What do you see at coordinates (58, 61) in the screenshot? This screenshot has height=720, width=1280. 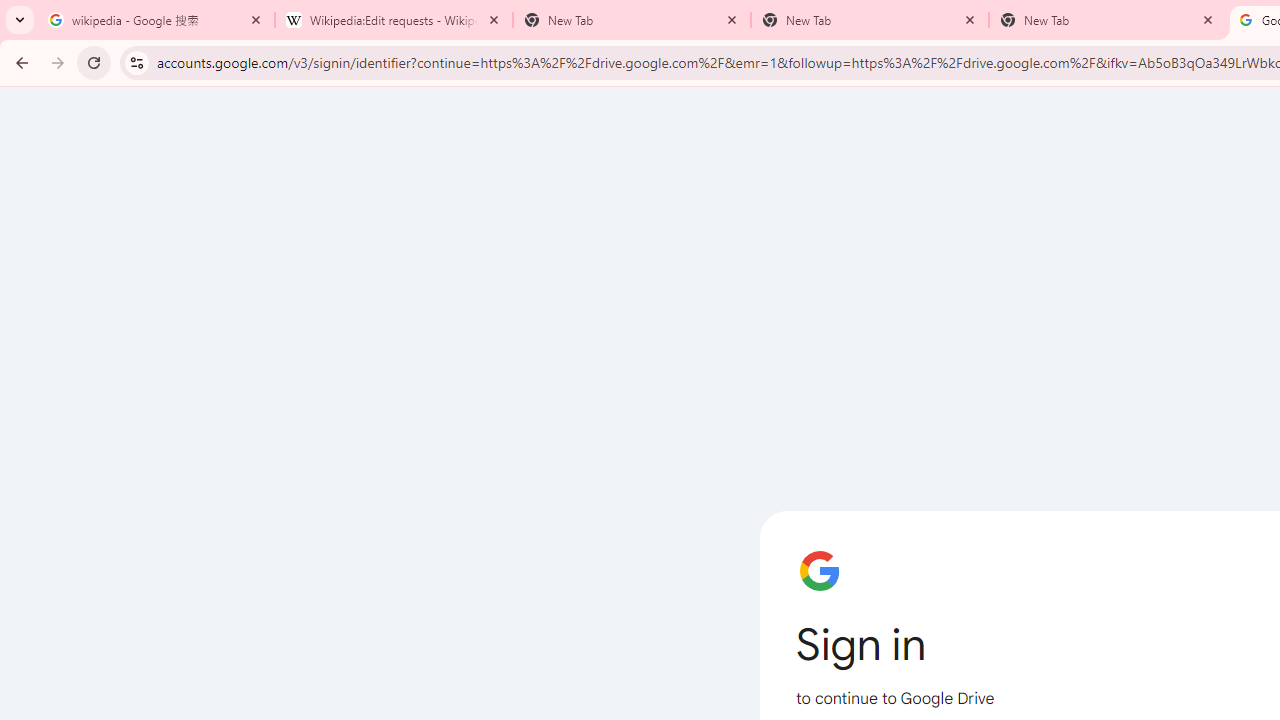 I see `'Forward'` at bounding box center [58, 61].